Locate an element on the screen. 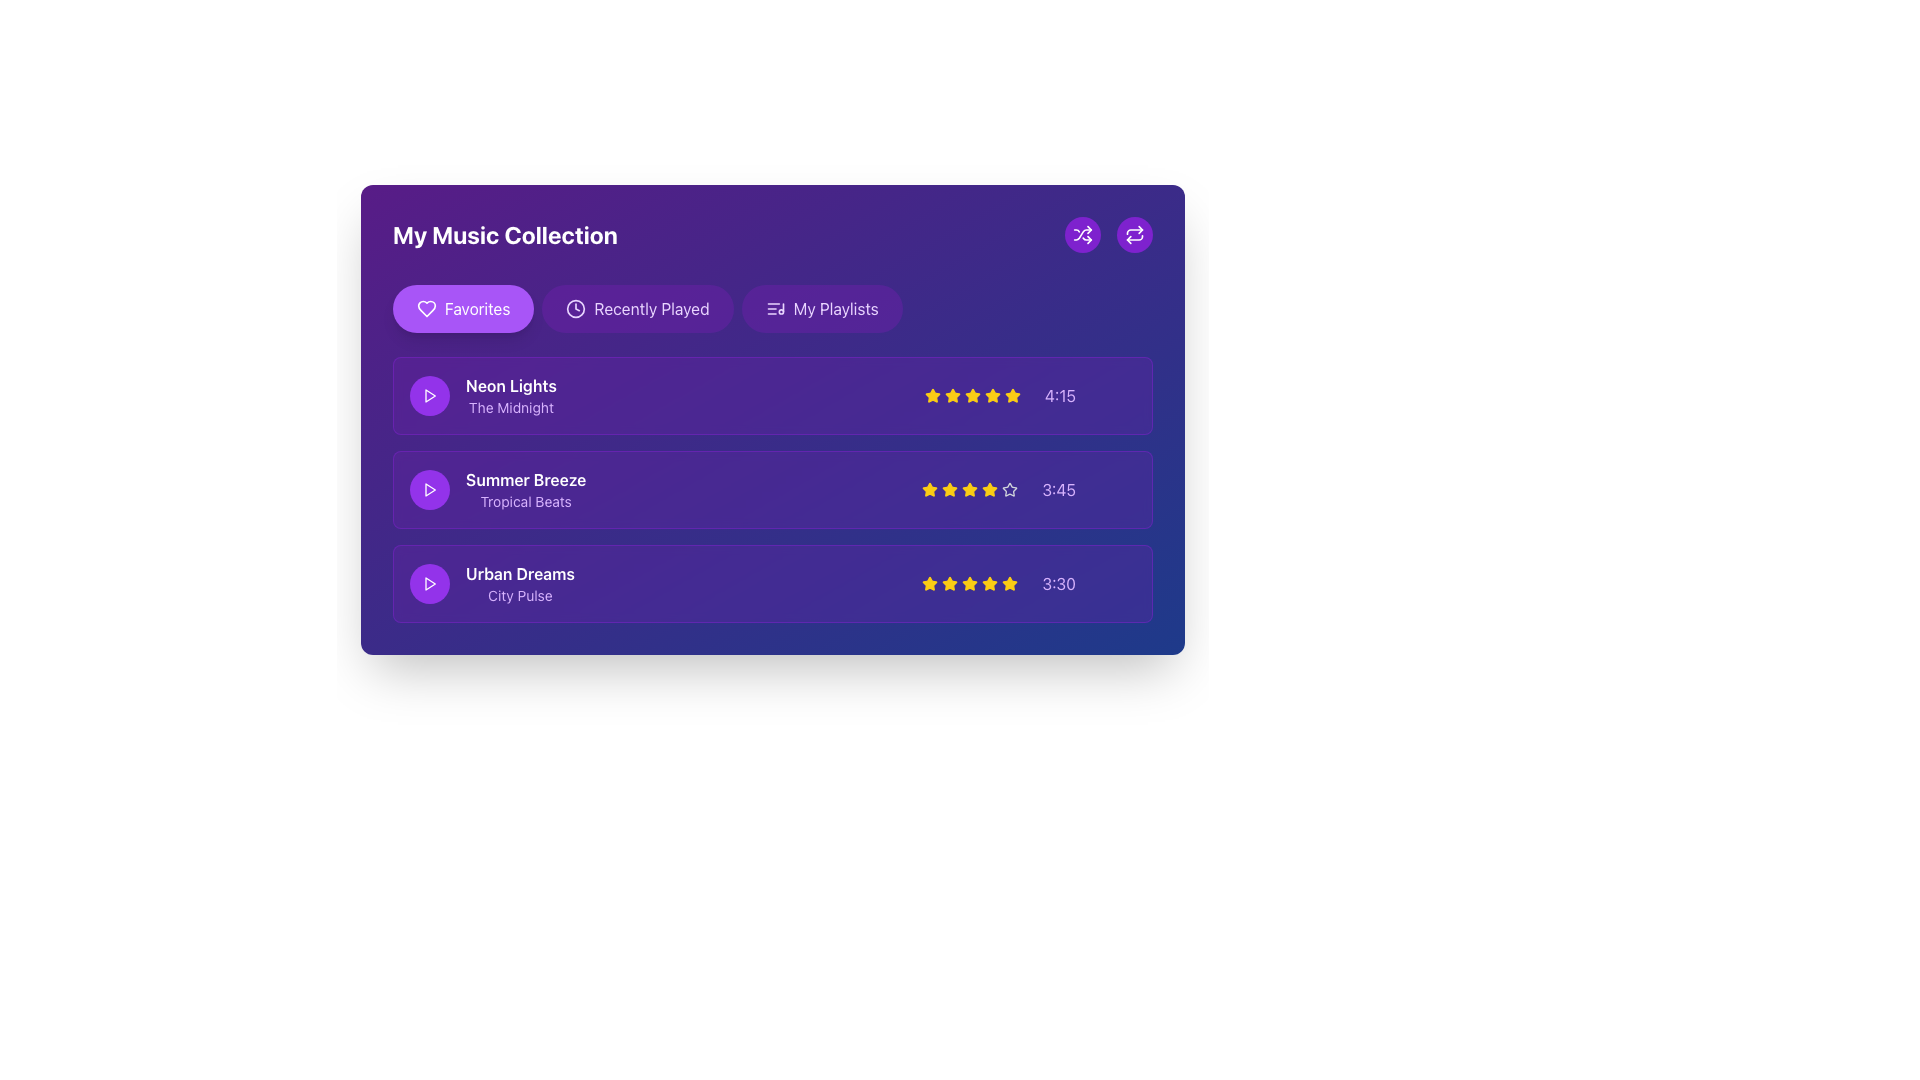  the text label displaying '3:30' in purple color located in the third row of the 'My Music Collection' section, to the right of the rating stars is located at coordinates (1058, 583).